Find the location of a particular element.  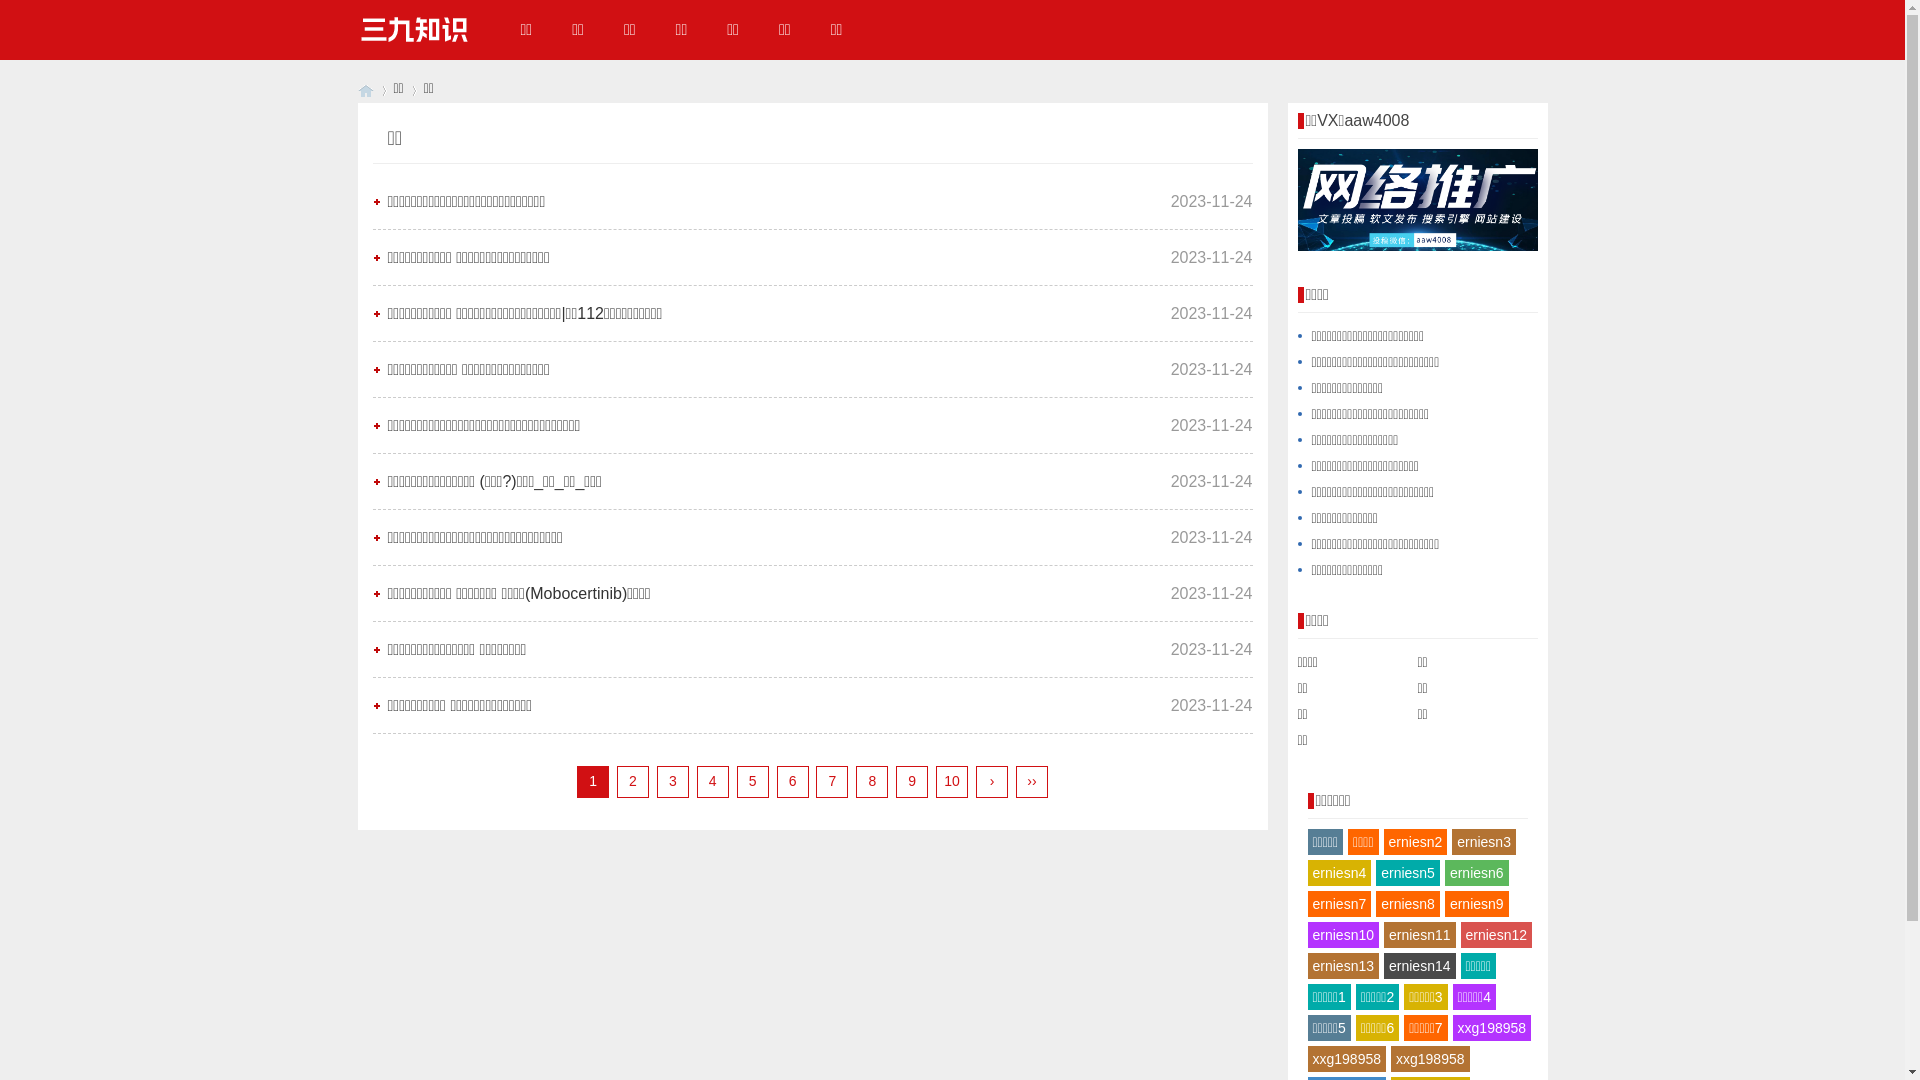

'erniesn14' is located at coordinates (1382, 964).